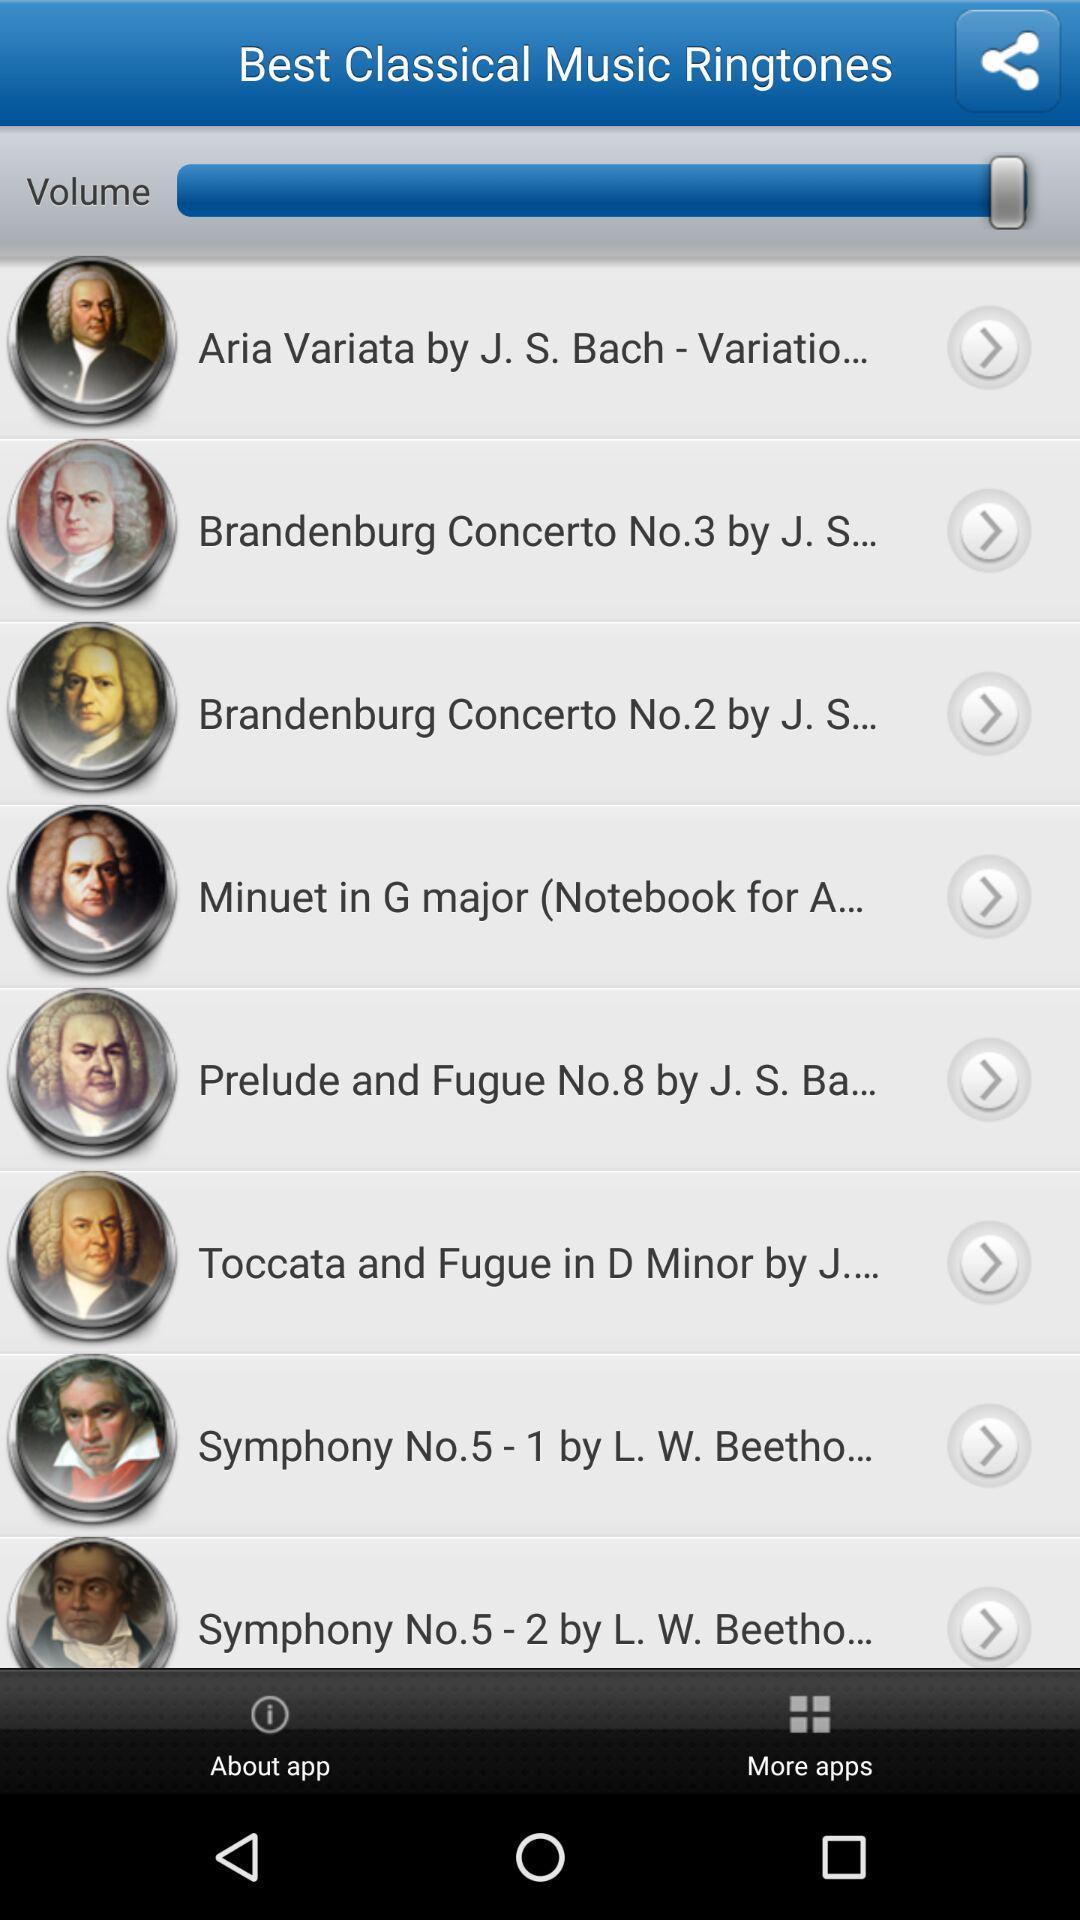 The height and width of the screenshot is (1920, 1080). I want to click on to play, so click(987, 529).